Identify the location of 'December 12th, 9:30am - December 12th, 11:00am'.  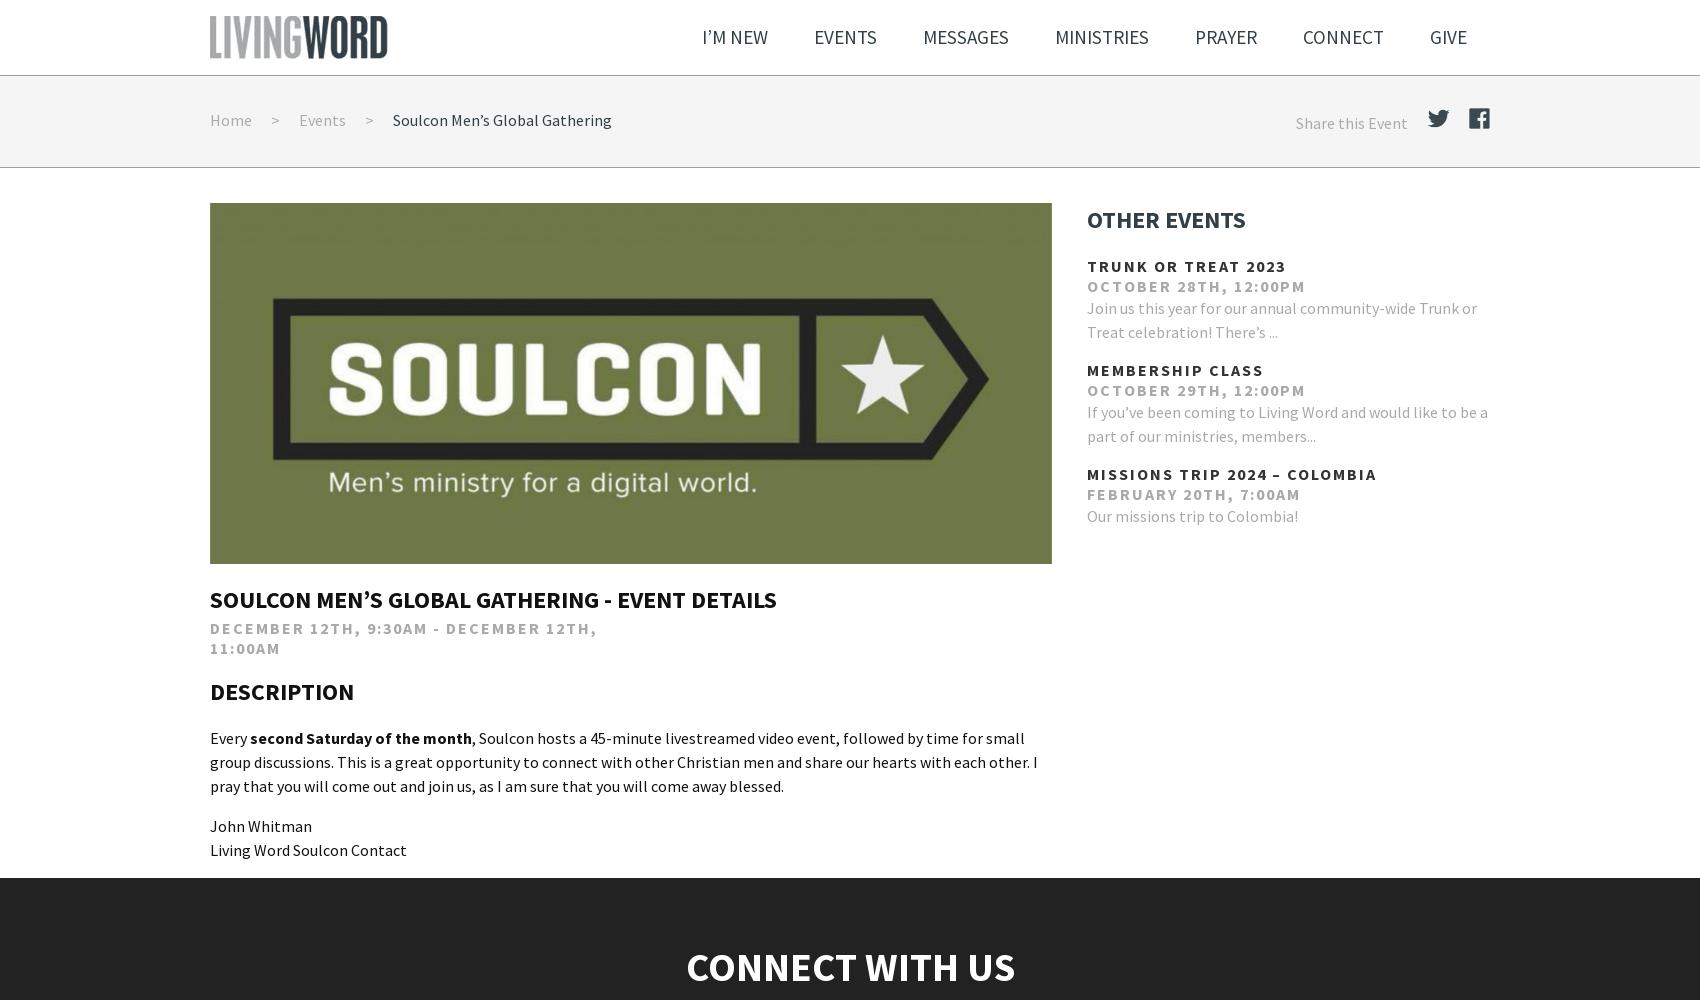
(402, 637).